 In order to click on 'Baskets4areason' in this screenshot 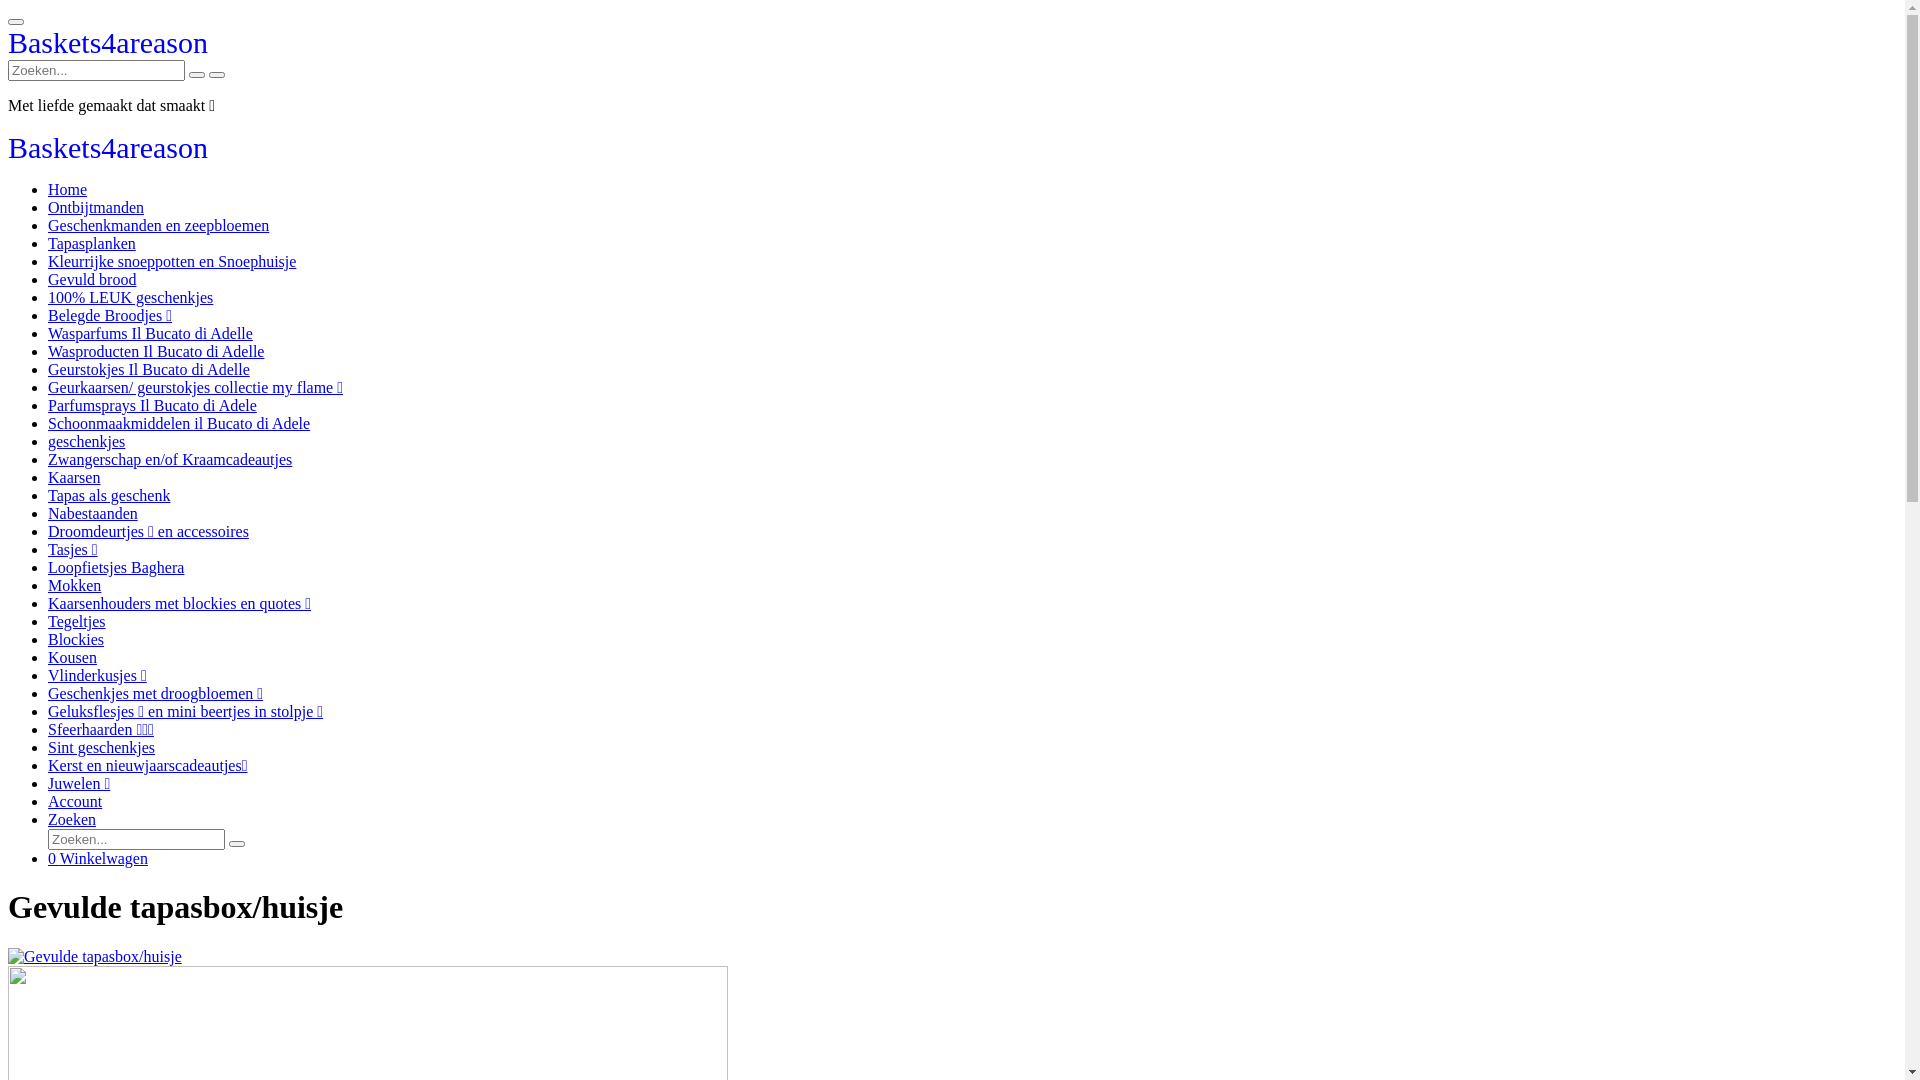, I will do `click(8, 46)`.